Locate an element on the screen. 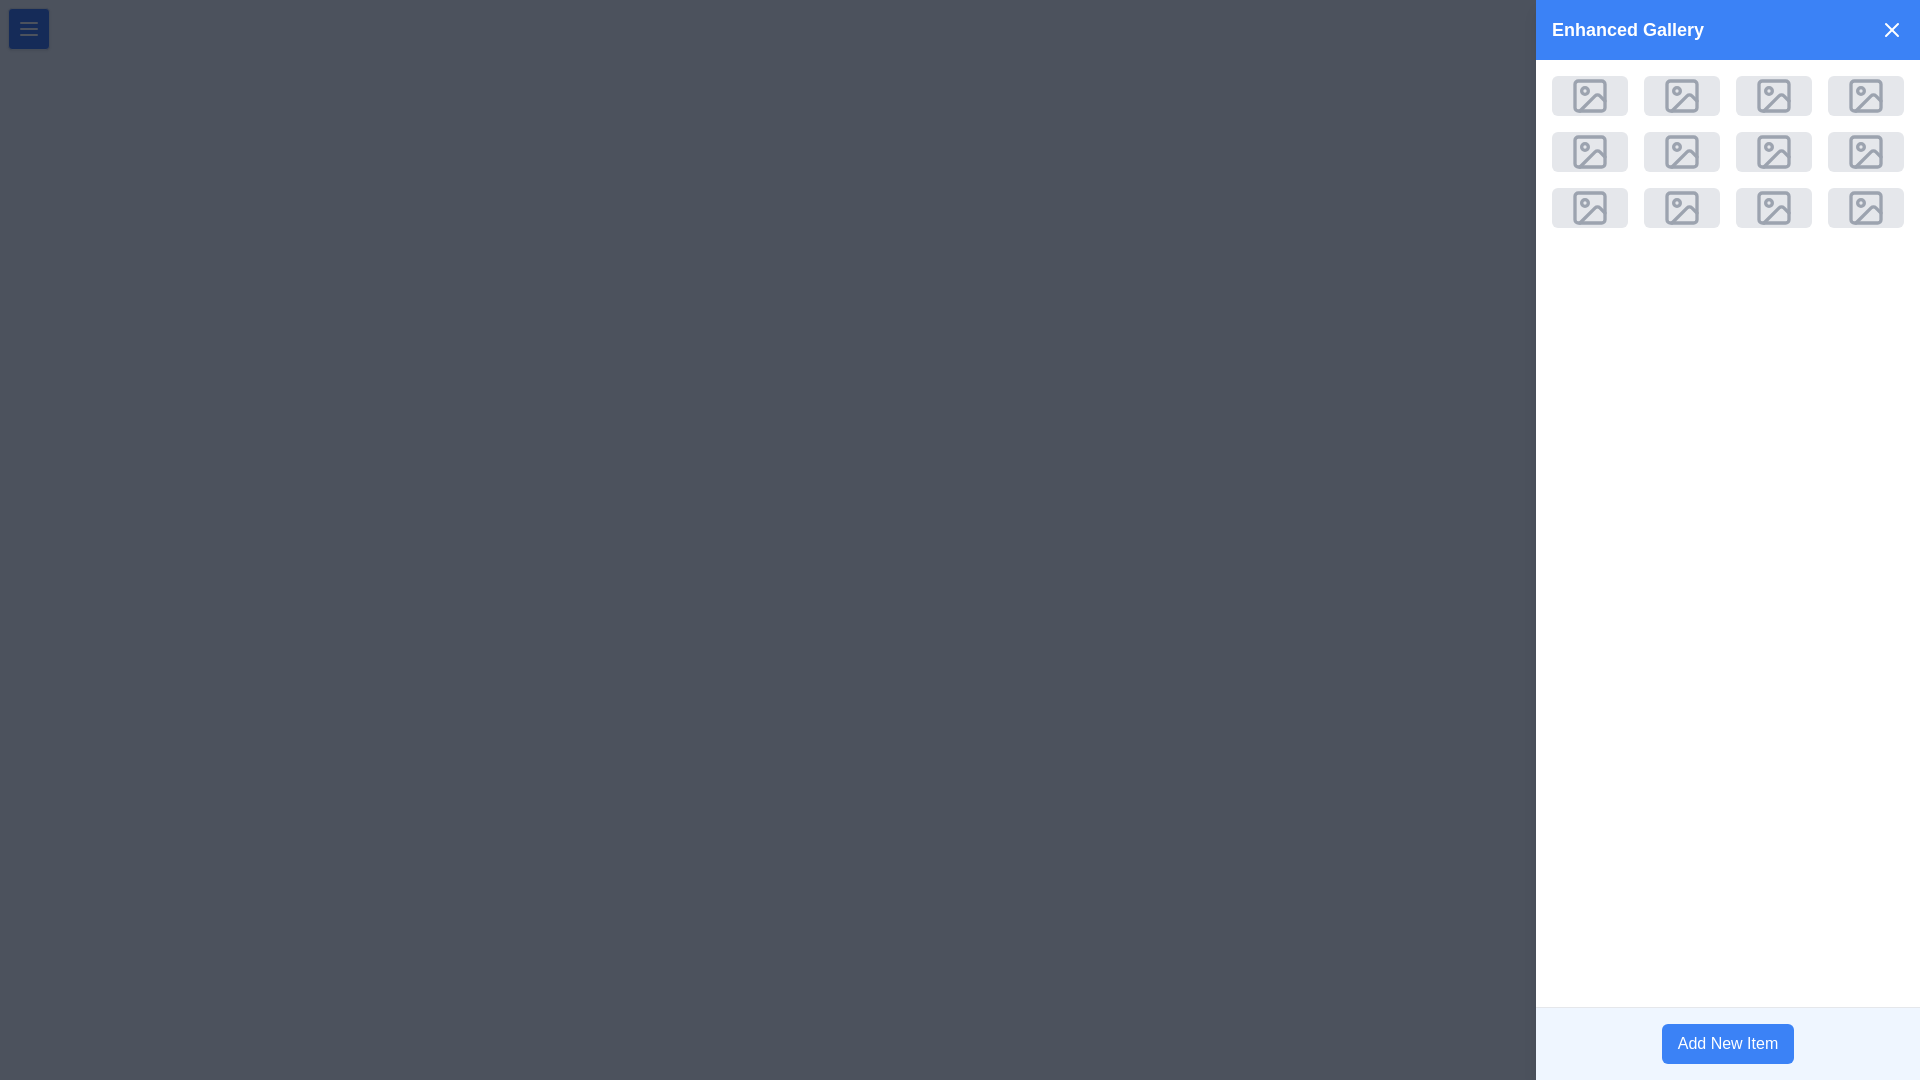 The image size is (1920, 1080). the image placeholder button is located at coordinates (1680, 96).